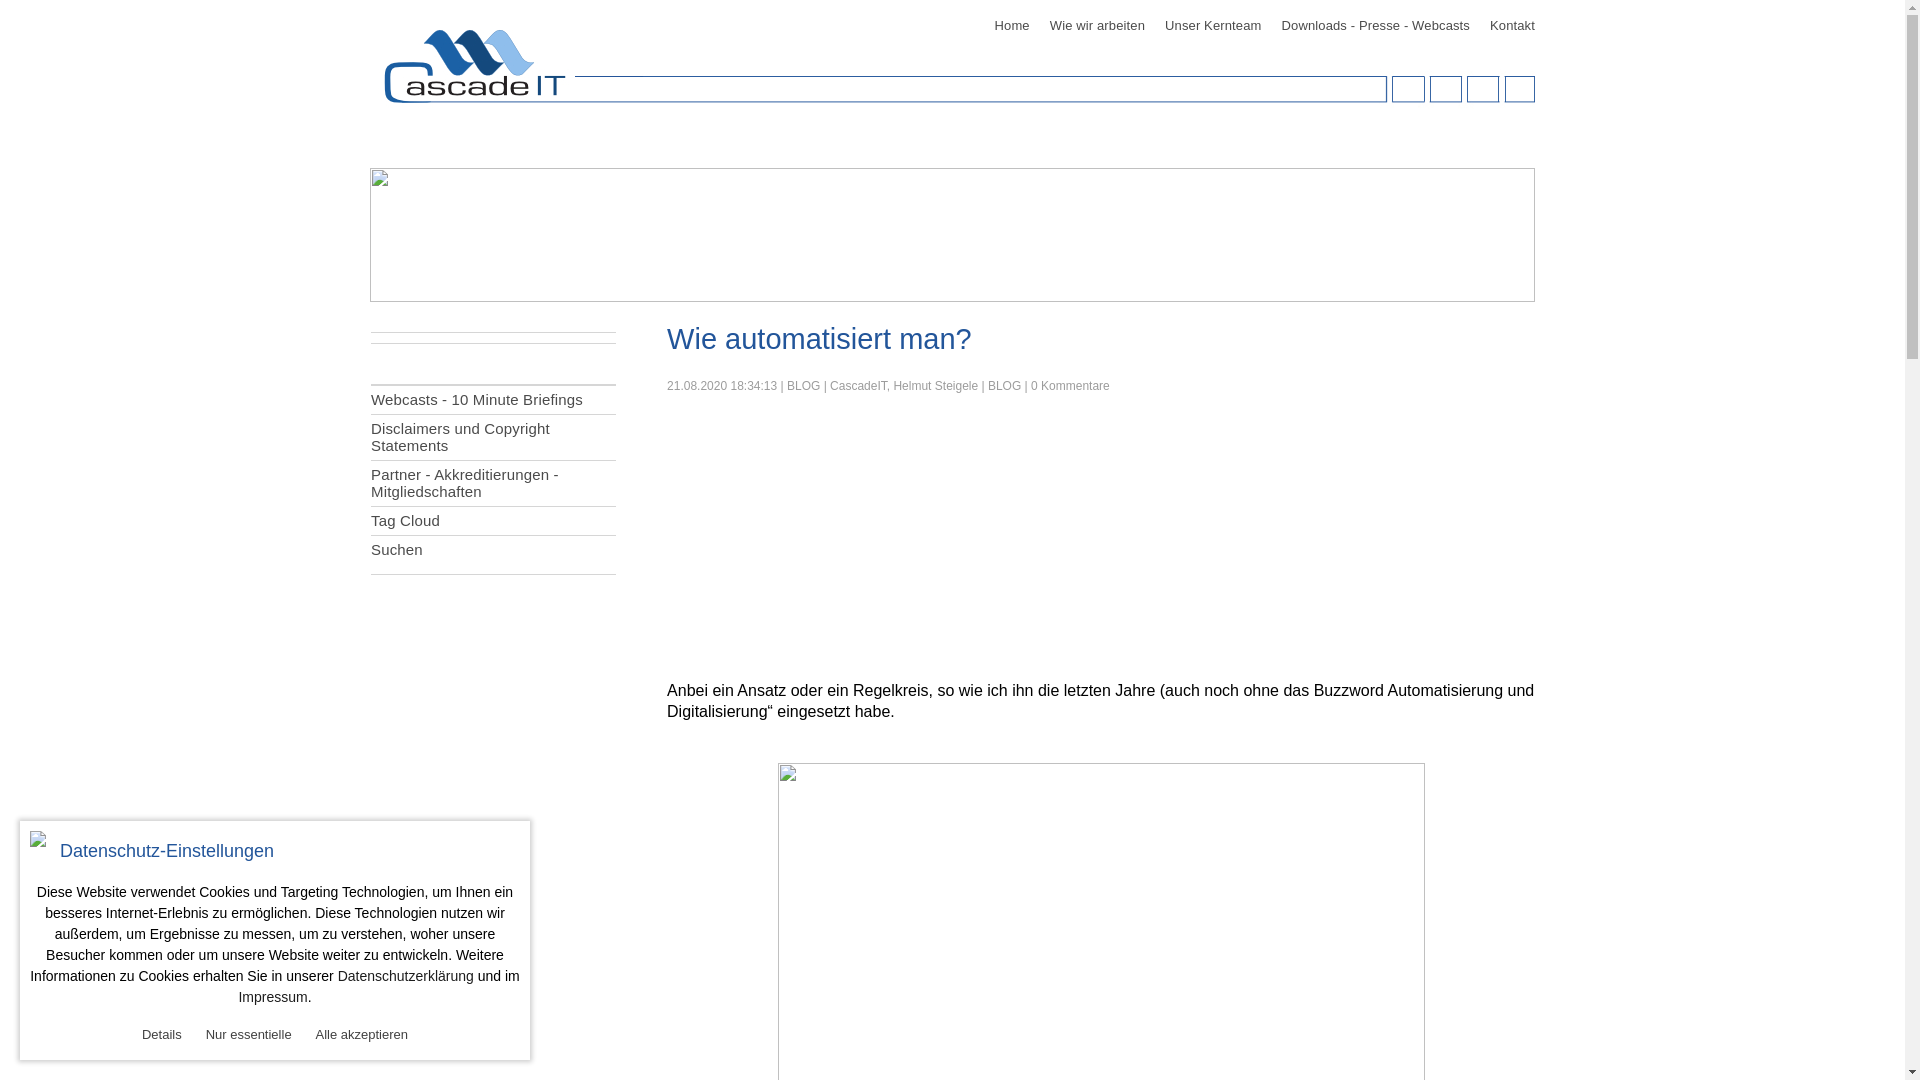  Describe the element at coordinates (493, 399) in the screenshot. I see `'Webcasts - 10 Minute Briefings'` at that location.